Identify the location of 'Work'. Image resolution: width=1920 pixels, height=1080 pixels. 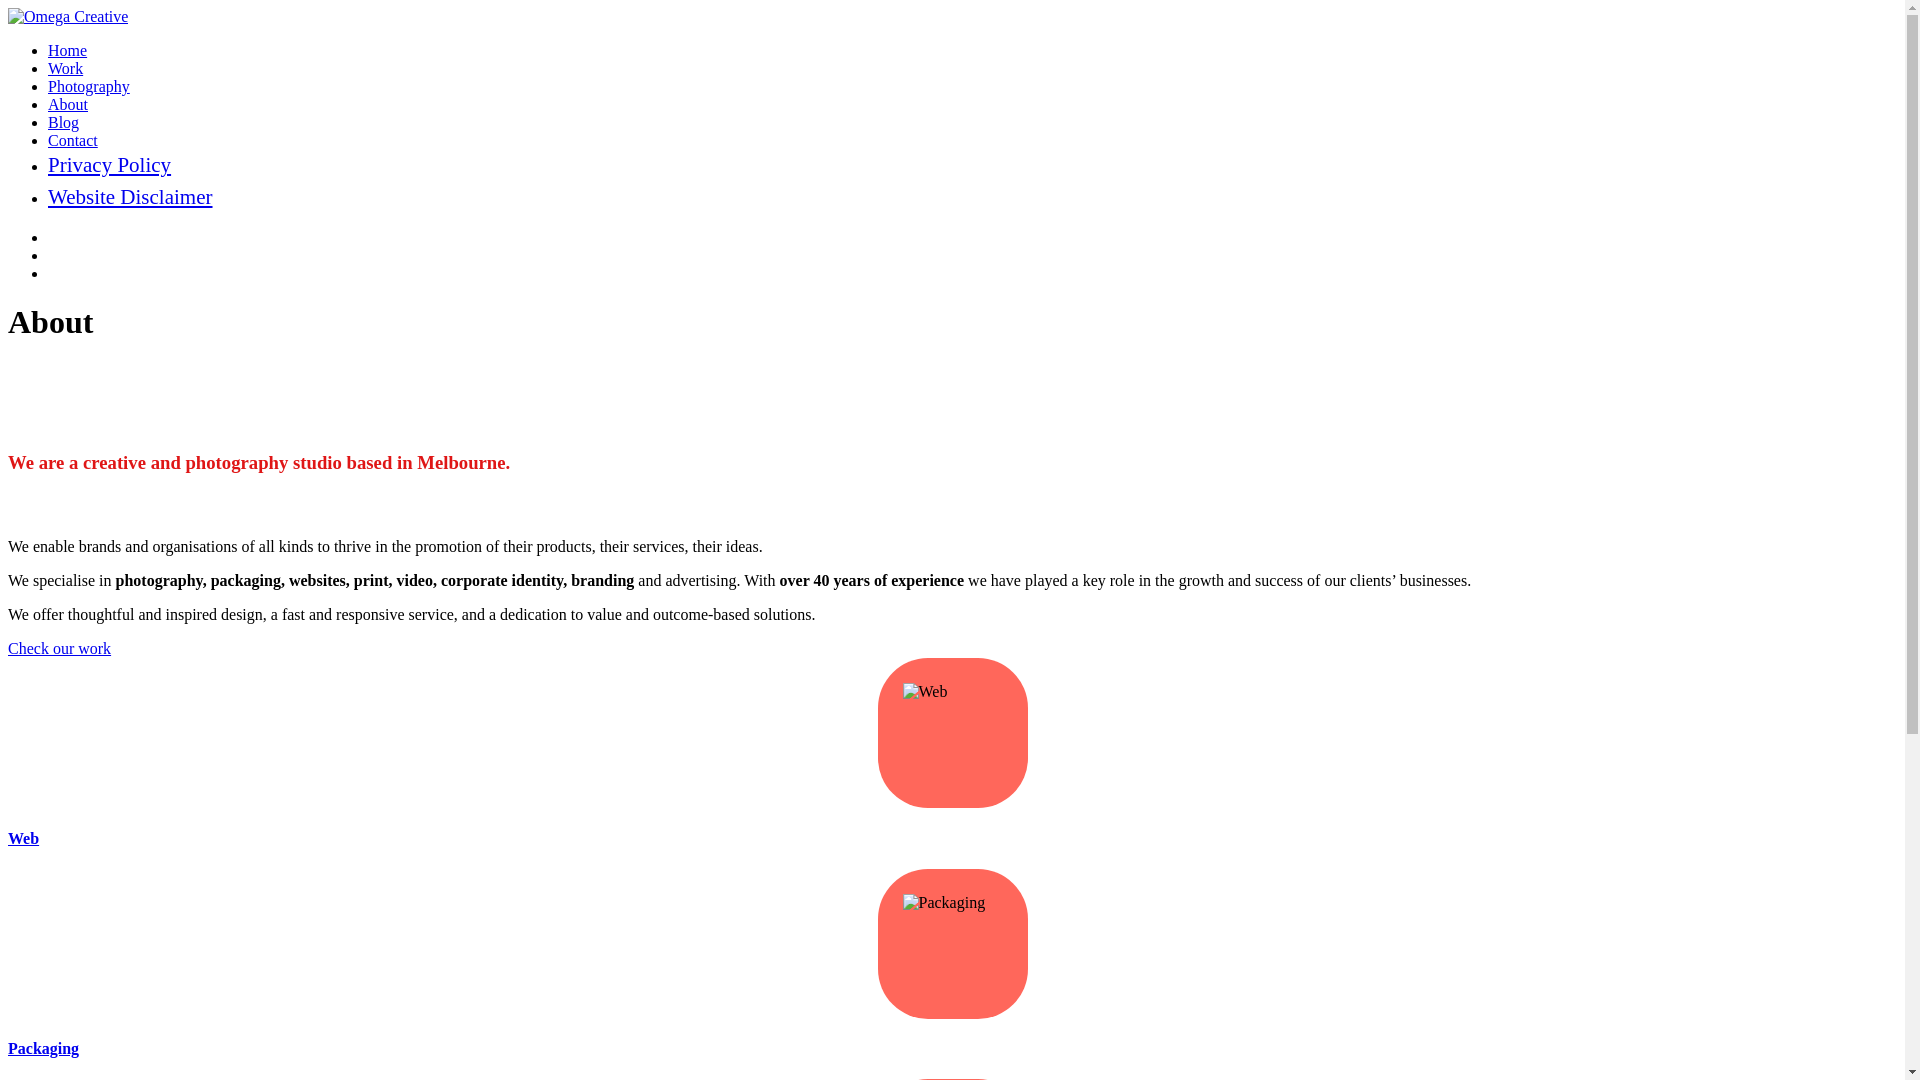
(65, 67).